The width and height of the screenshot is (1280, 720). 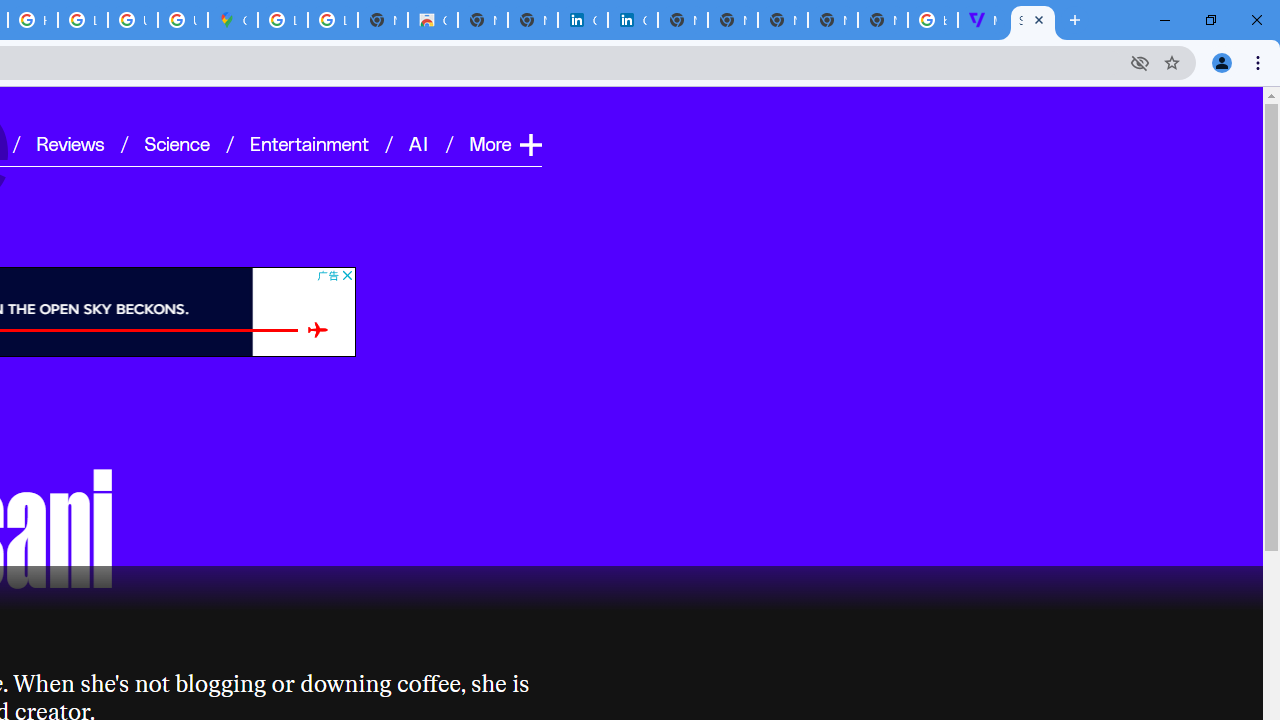 What do you see at coordinates (504, 142) in the screenshot?
I see `'More Expand'` at bounding box center [504, 142].